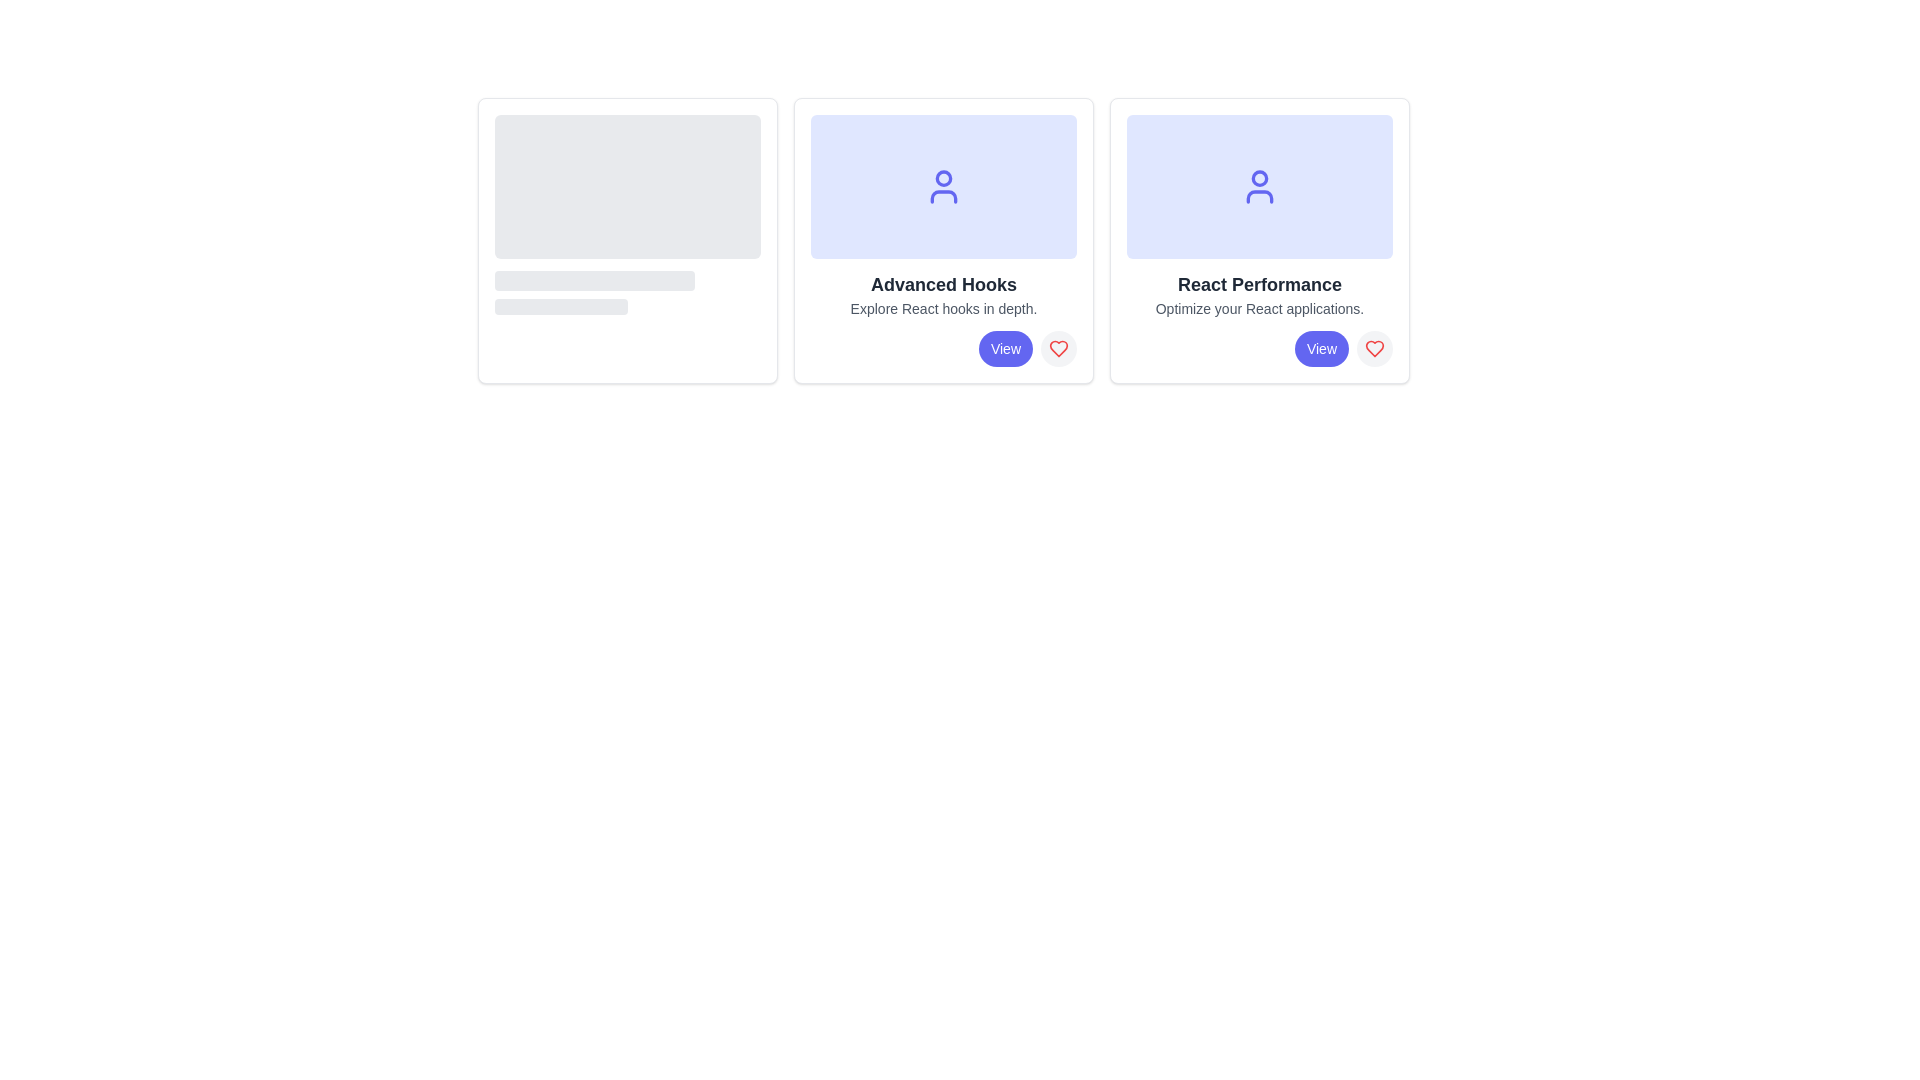 Image resolution: width=1920 pixels, height=1080 pixels. I want to click on the favorite button located at the bottom-right region of the 'Advanced Hooks' card, so click(1058, 347).